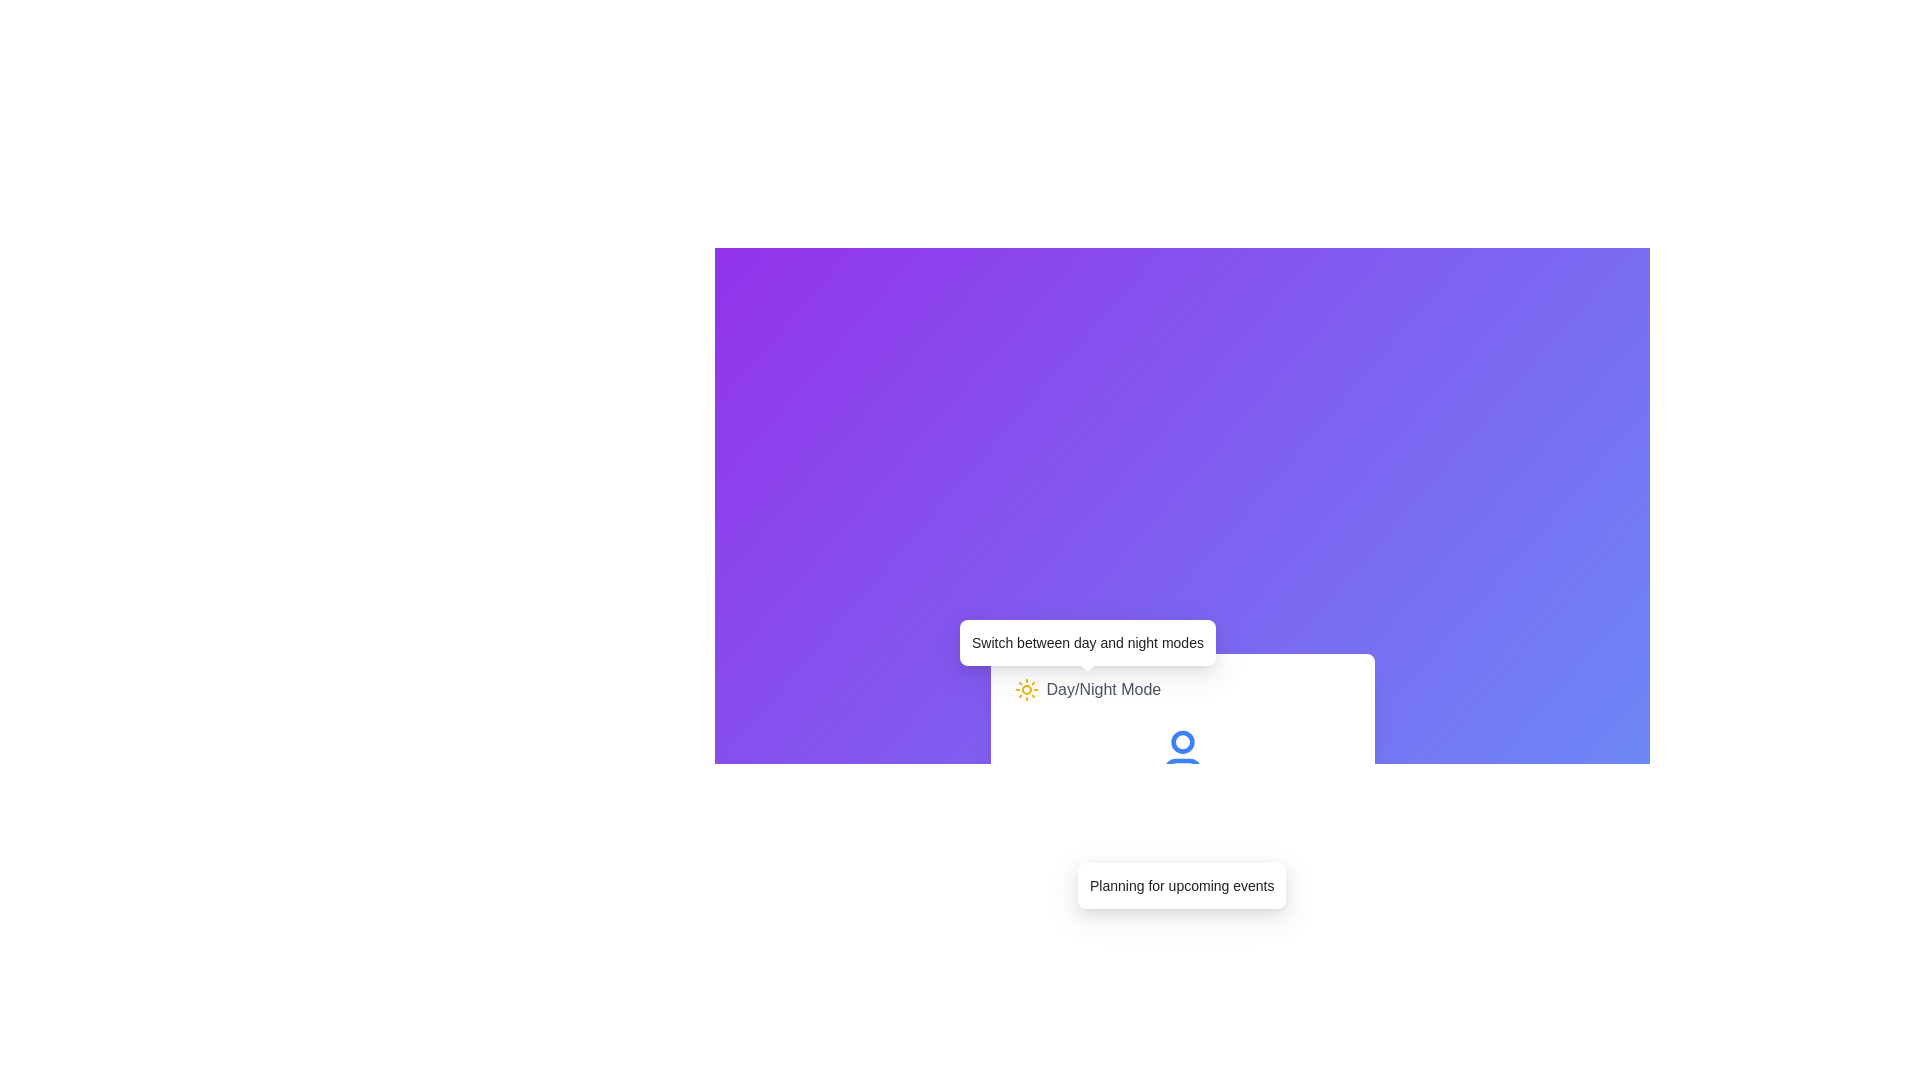  I want to click on the user profile icon, which is part of an SVG graphic and located below the circular head representation, so click(1182, 766).